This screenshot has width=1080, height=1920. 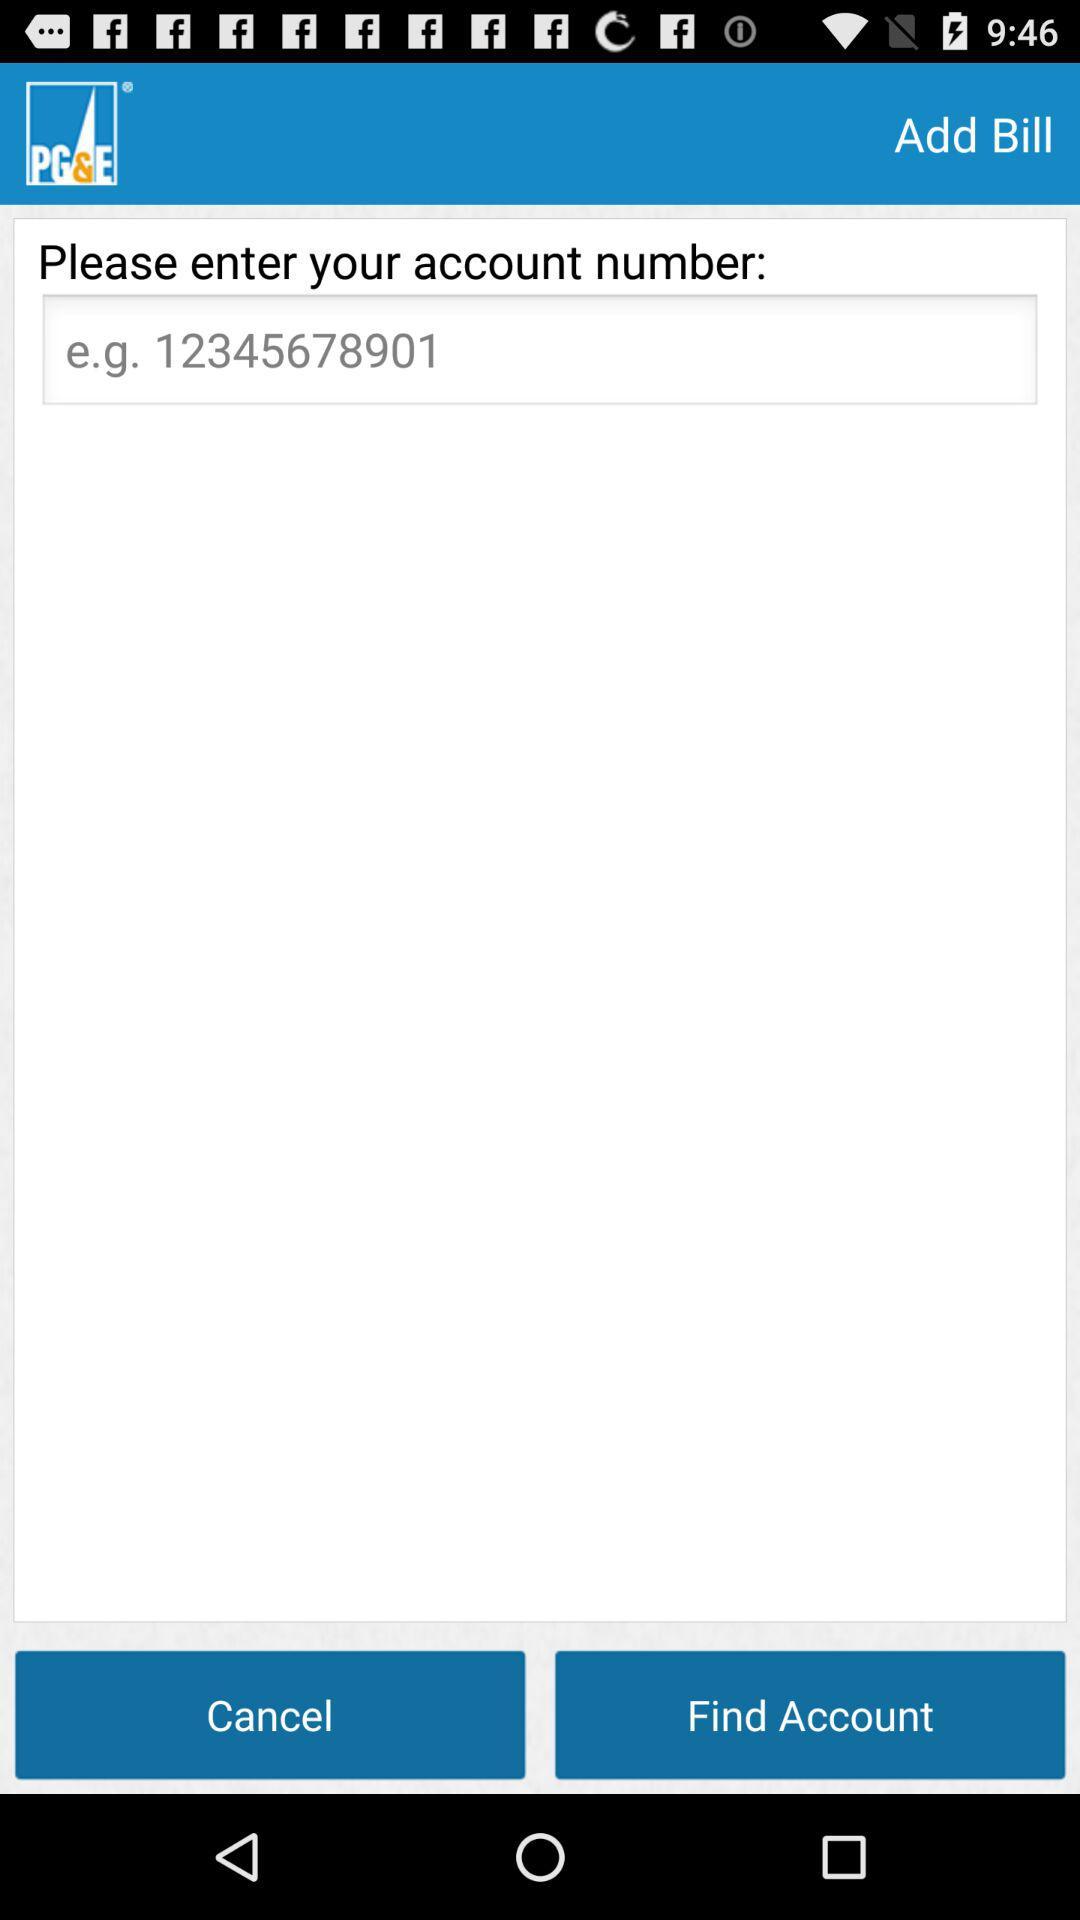 What do you see at coordinates (78, 132) in the screenshot?
I see `the icon at the top left corner` at bounding box center [78, 132].